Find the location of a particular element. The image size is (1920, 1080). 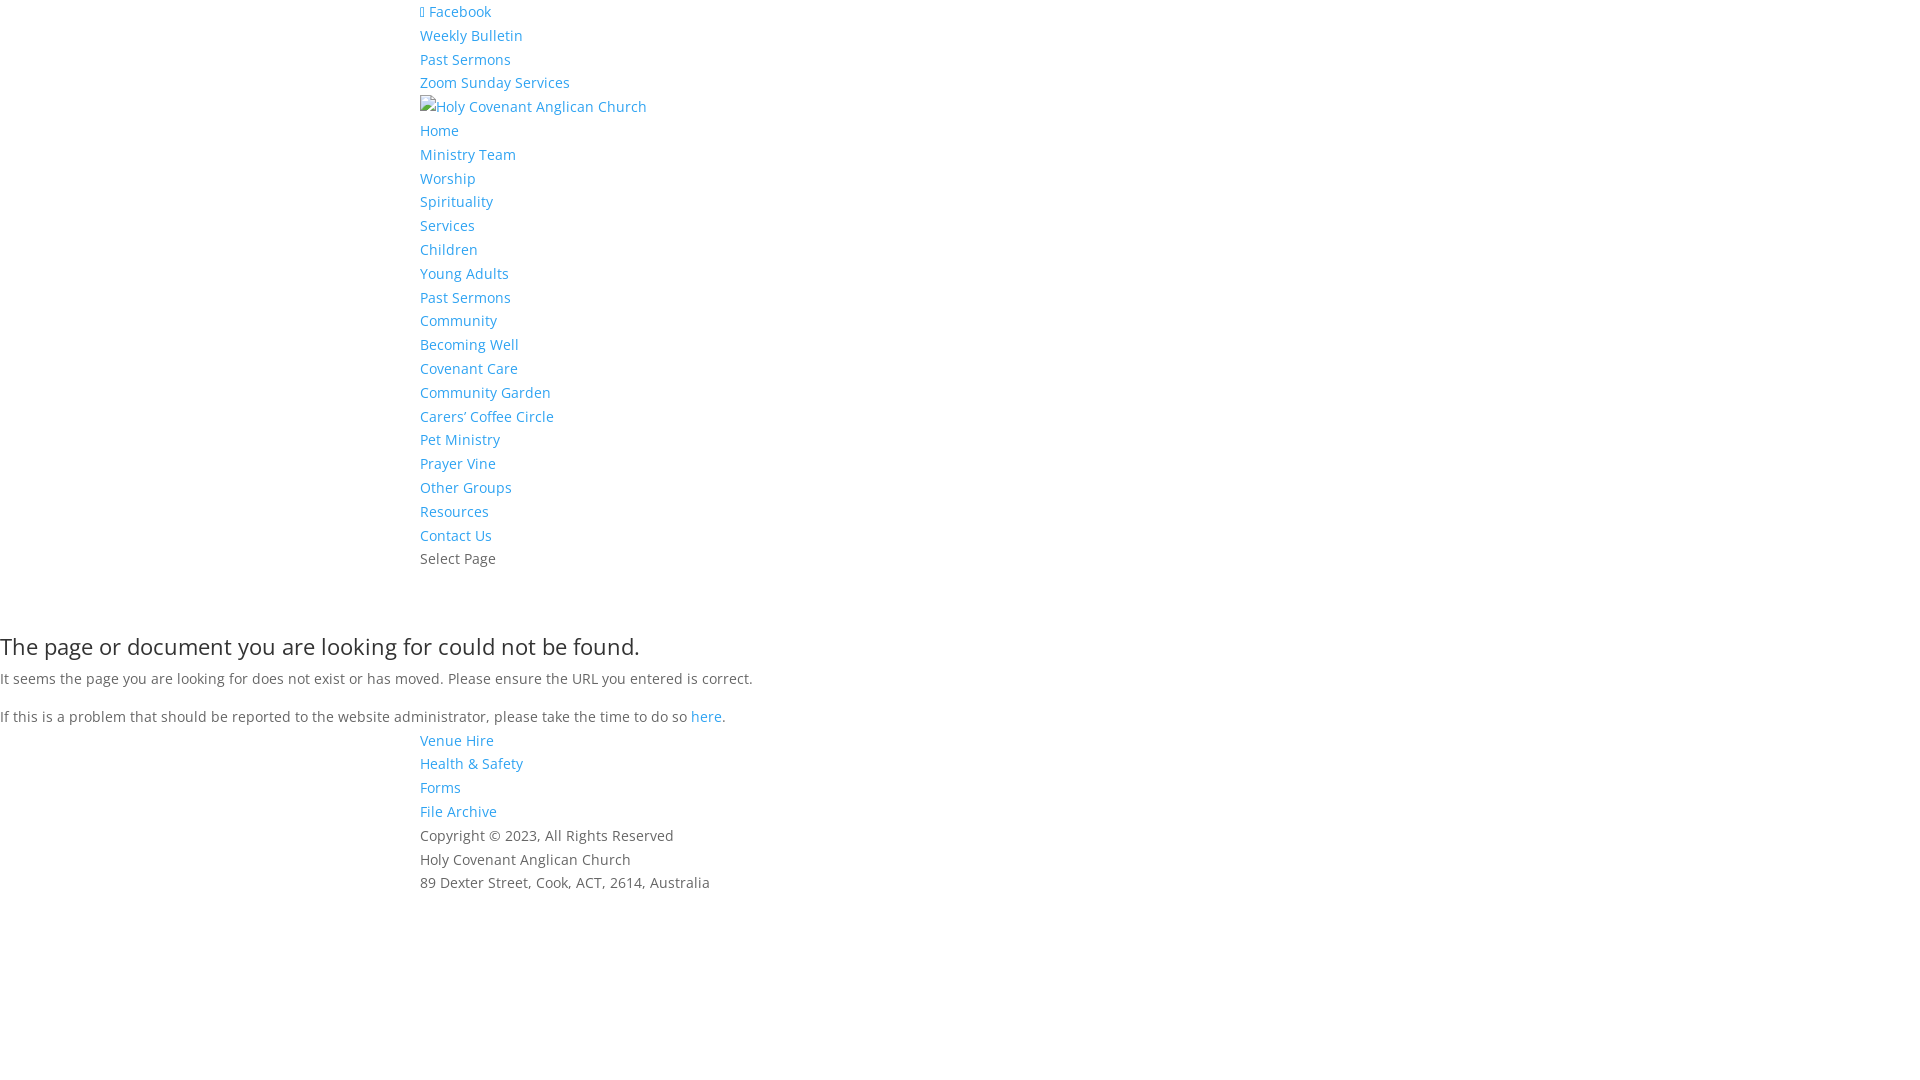

'Ministry Team' is located at coordinates (466, 153).